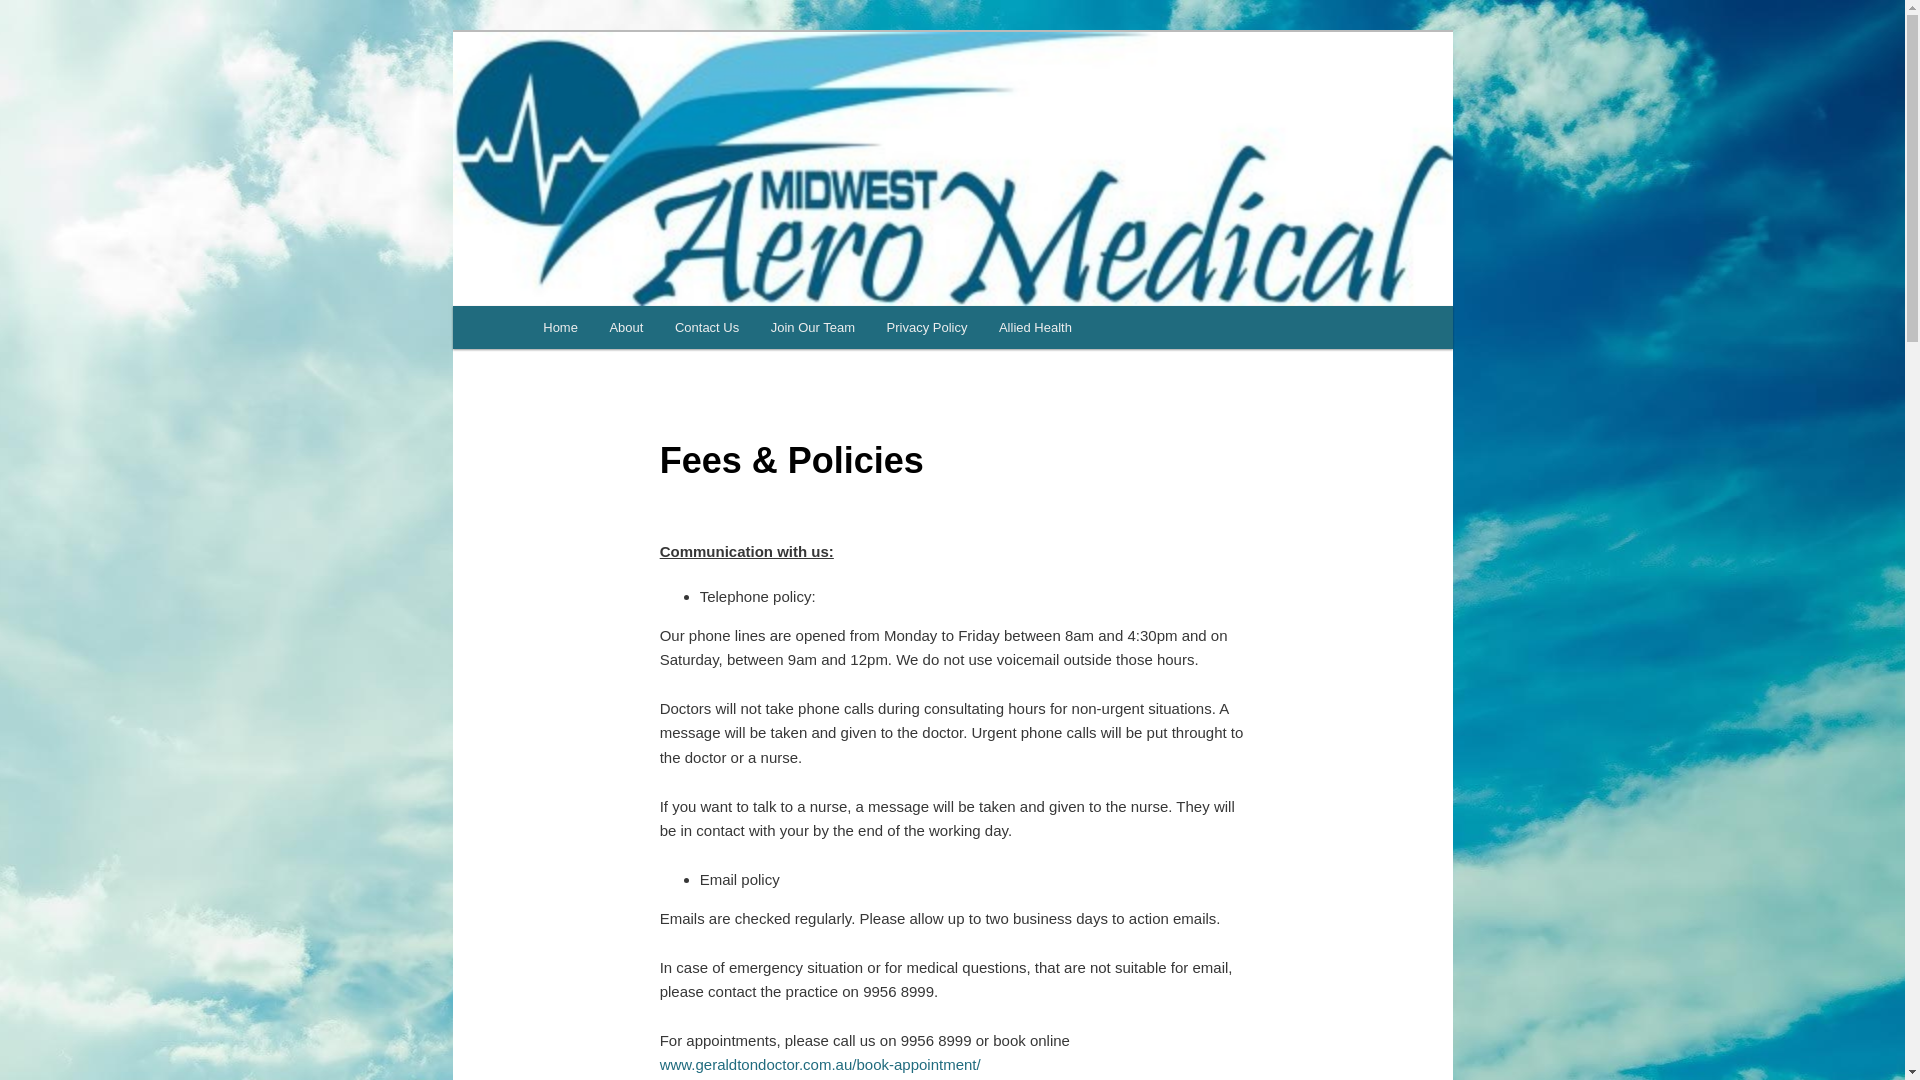 The height and width of the screenshot is (1080, 1920). I want to click on 'Contact Us', so click(706, 326).